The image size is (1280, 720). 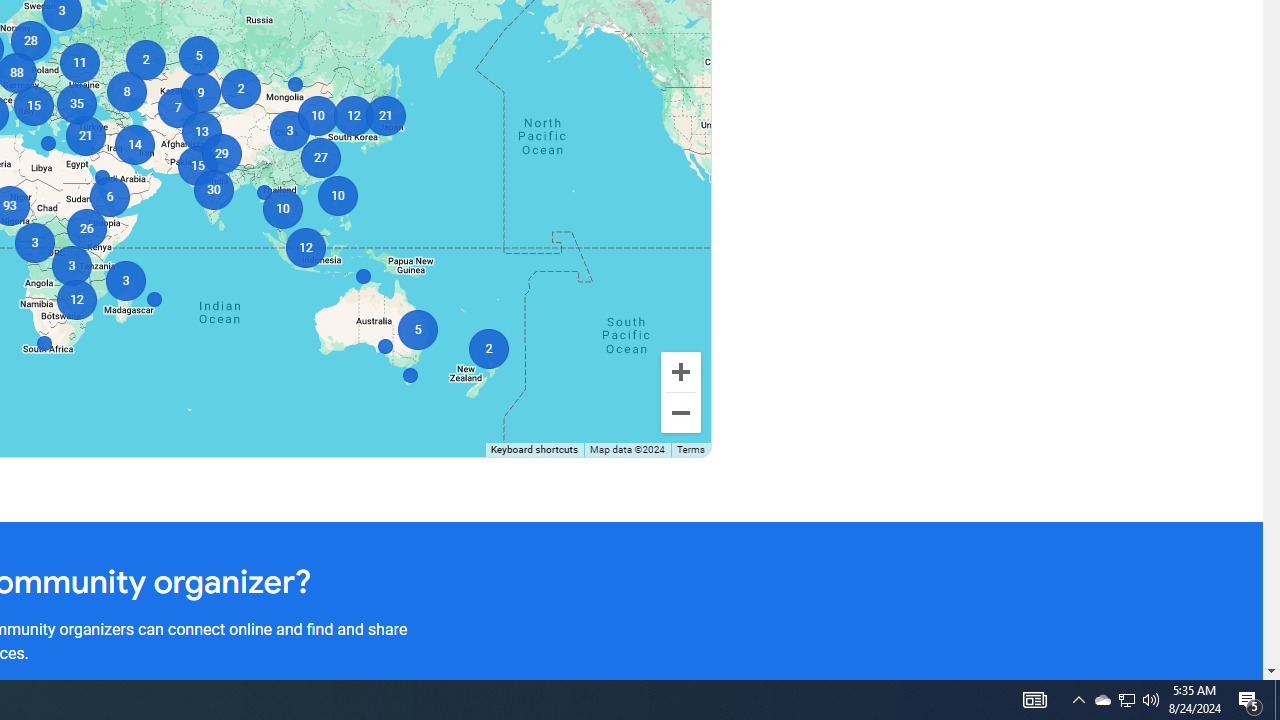 What do you see at coordinates (200, 92) in the screenshot?
I see `'9'` at bounding box center [200, 92].